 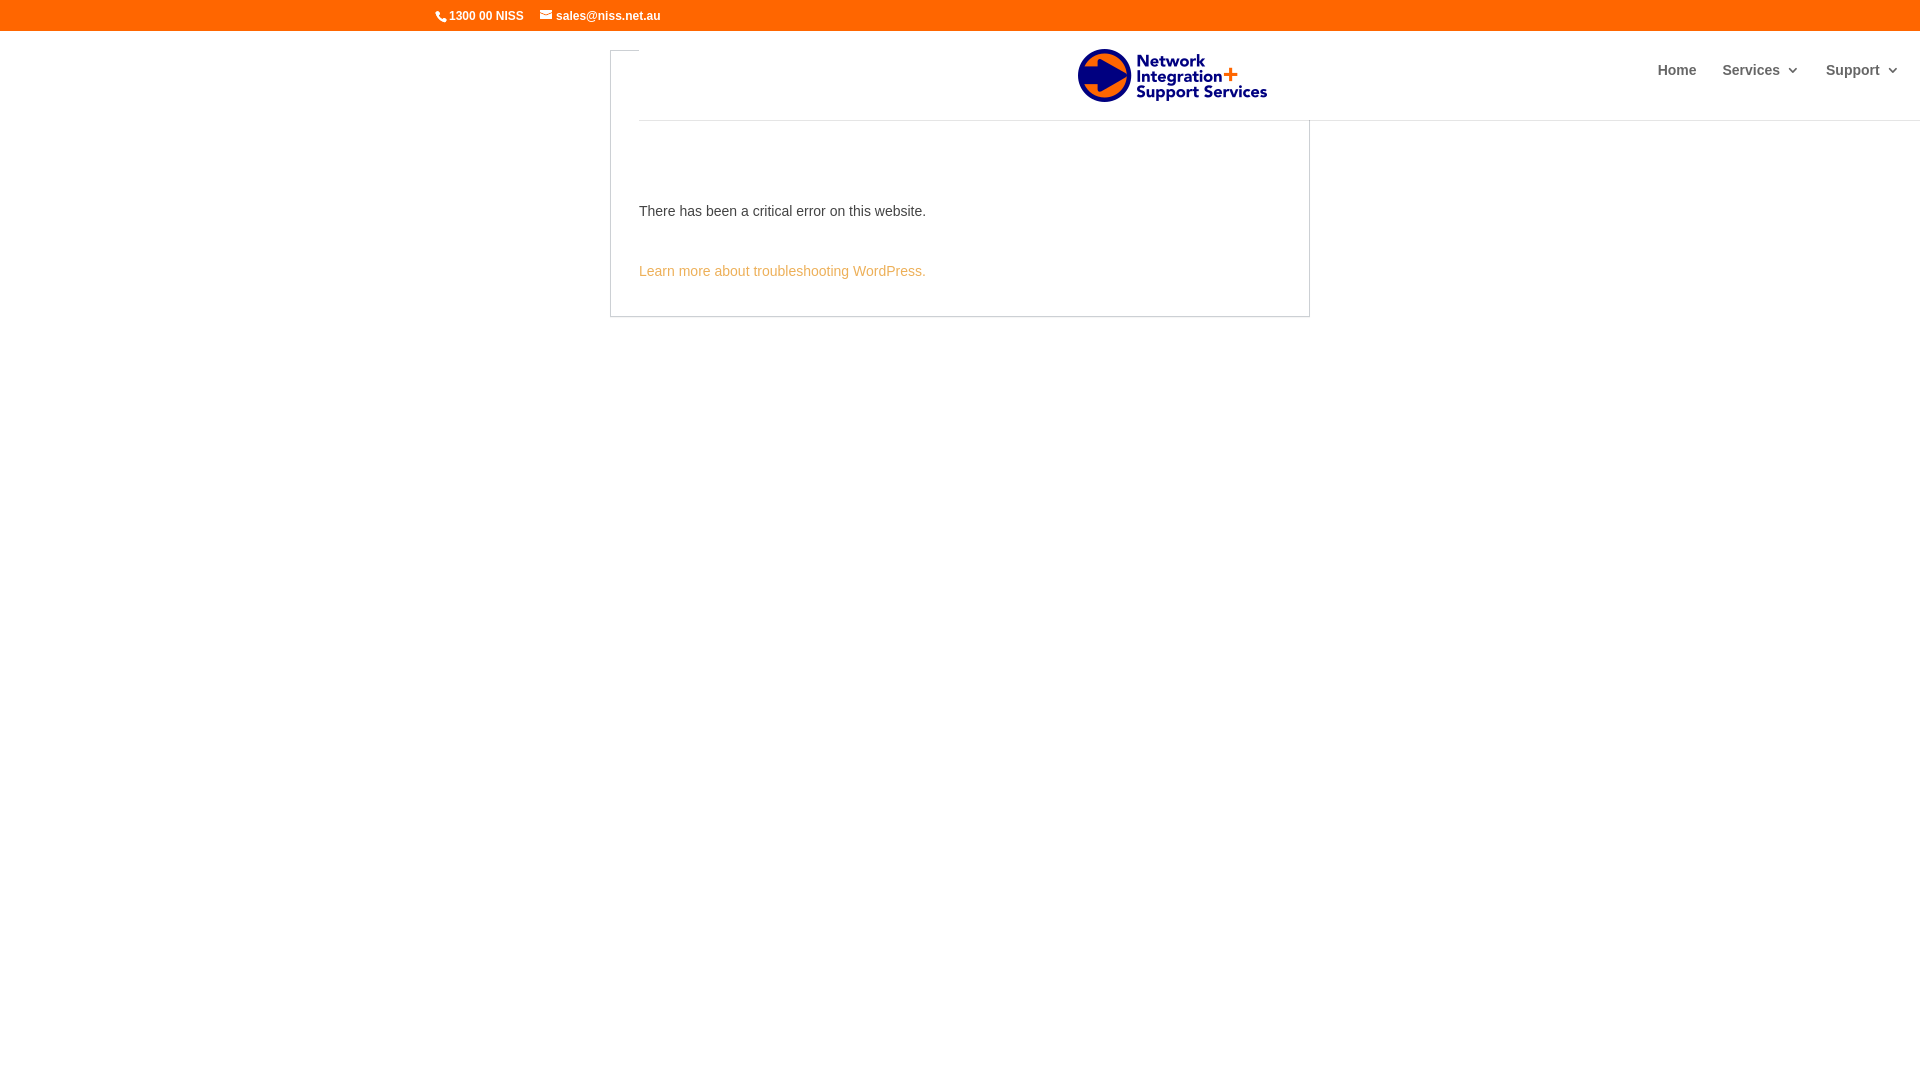 What do you see at coordinates (1861, 85) in the screenshot?
I see `'Support'` at bounding box center [1861, 85].